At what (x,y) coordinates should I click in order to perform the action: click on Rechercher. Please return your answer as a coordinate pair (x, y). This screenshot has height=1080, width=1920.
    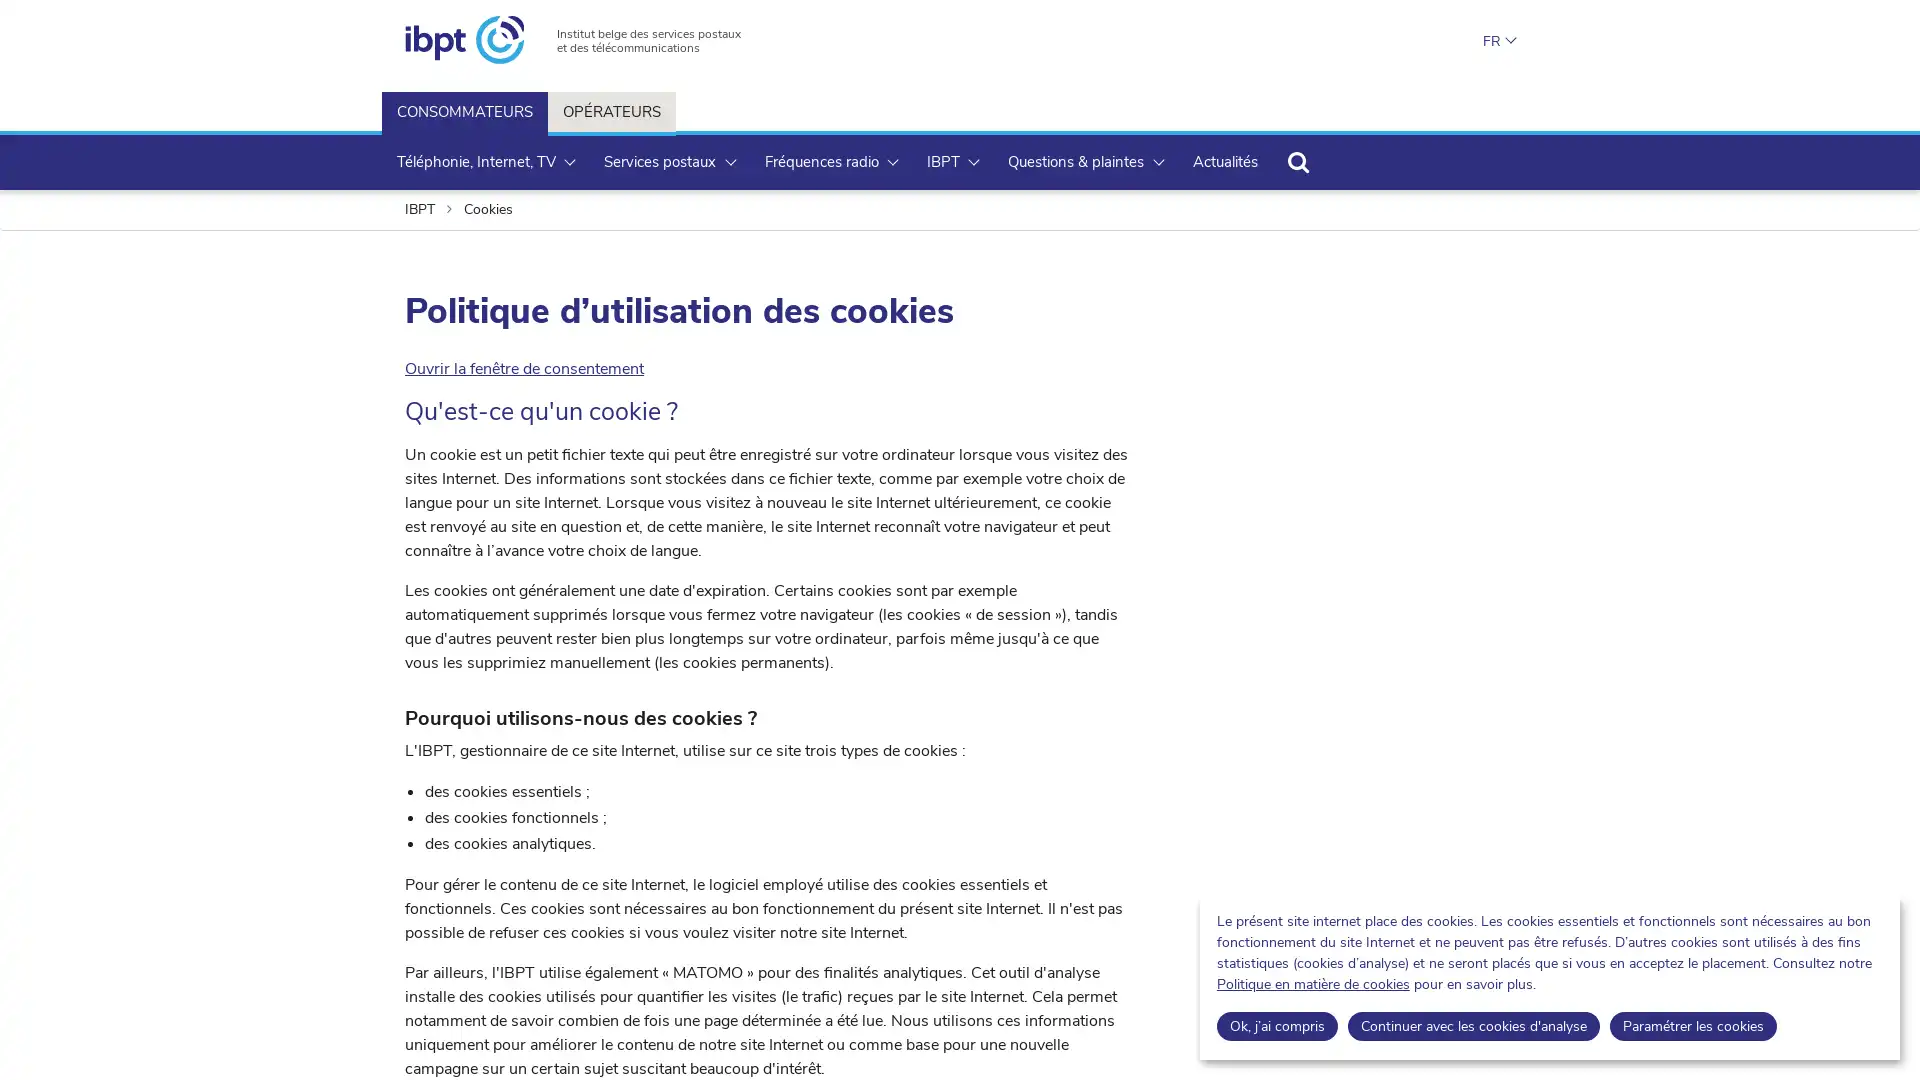
    Looking at the image, I should click on (1299, 161).